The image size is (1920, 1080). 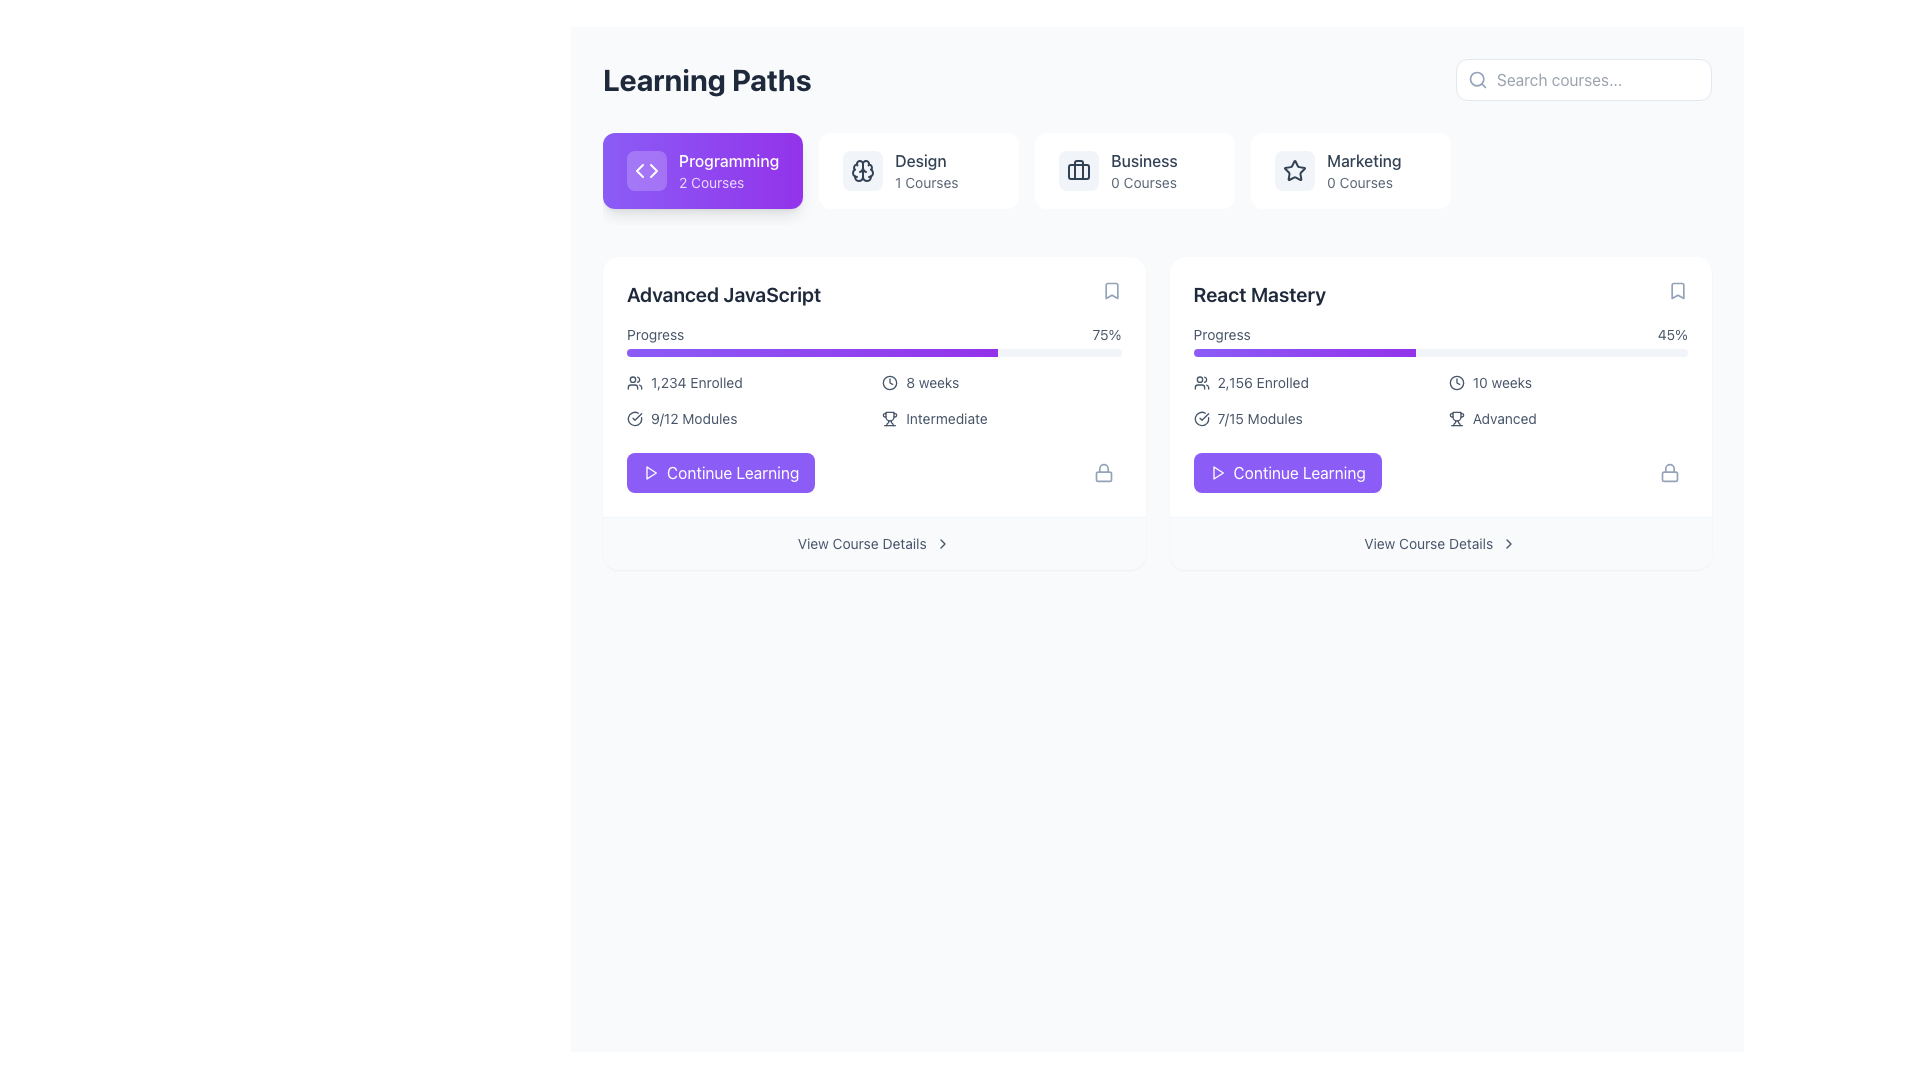 I want to click on the user icon representing group-related information located to the left of the text '1,234 Enrolled' in the course card labeled 'Advanced JavaScript', so click(x=633, y=382).